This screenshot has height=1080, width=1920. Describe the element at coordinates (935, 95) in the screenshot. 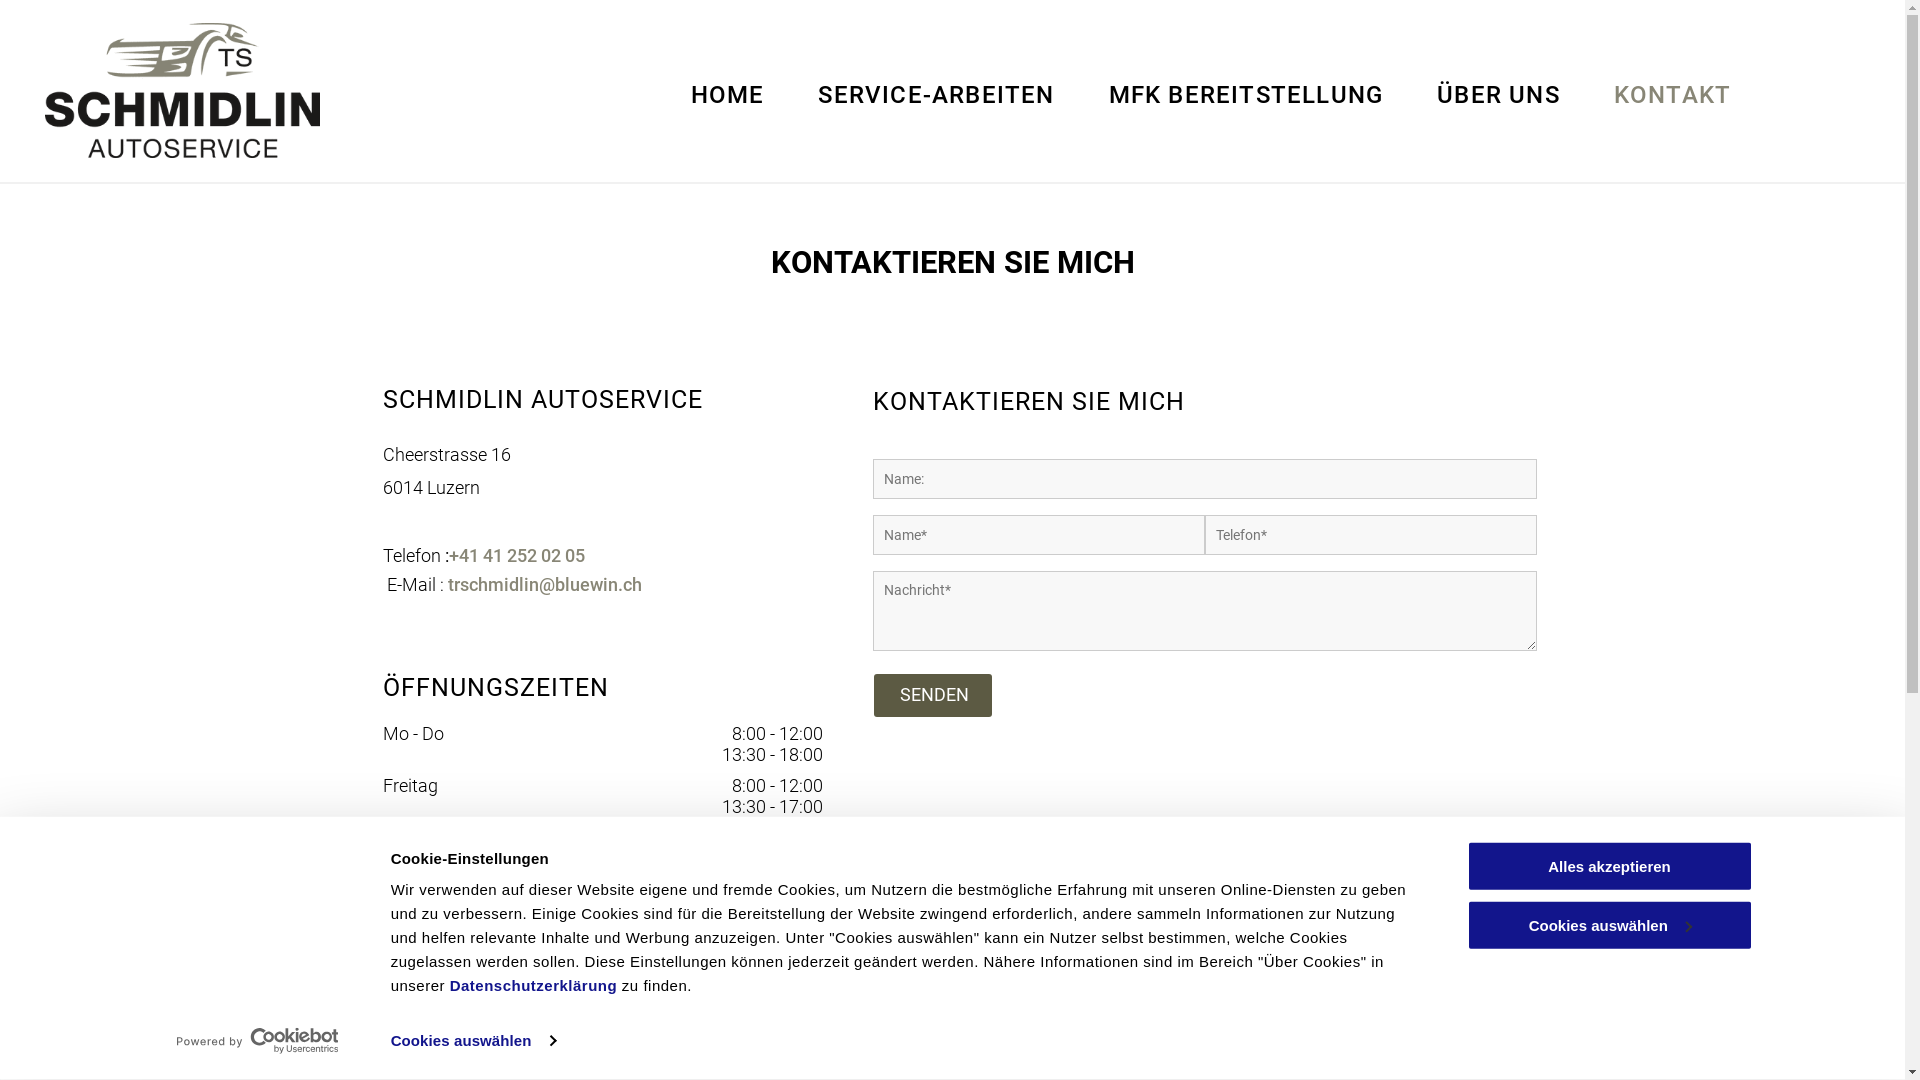

I see `'SERVICE-ARBEITEN'` at that location.